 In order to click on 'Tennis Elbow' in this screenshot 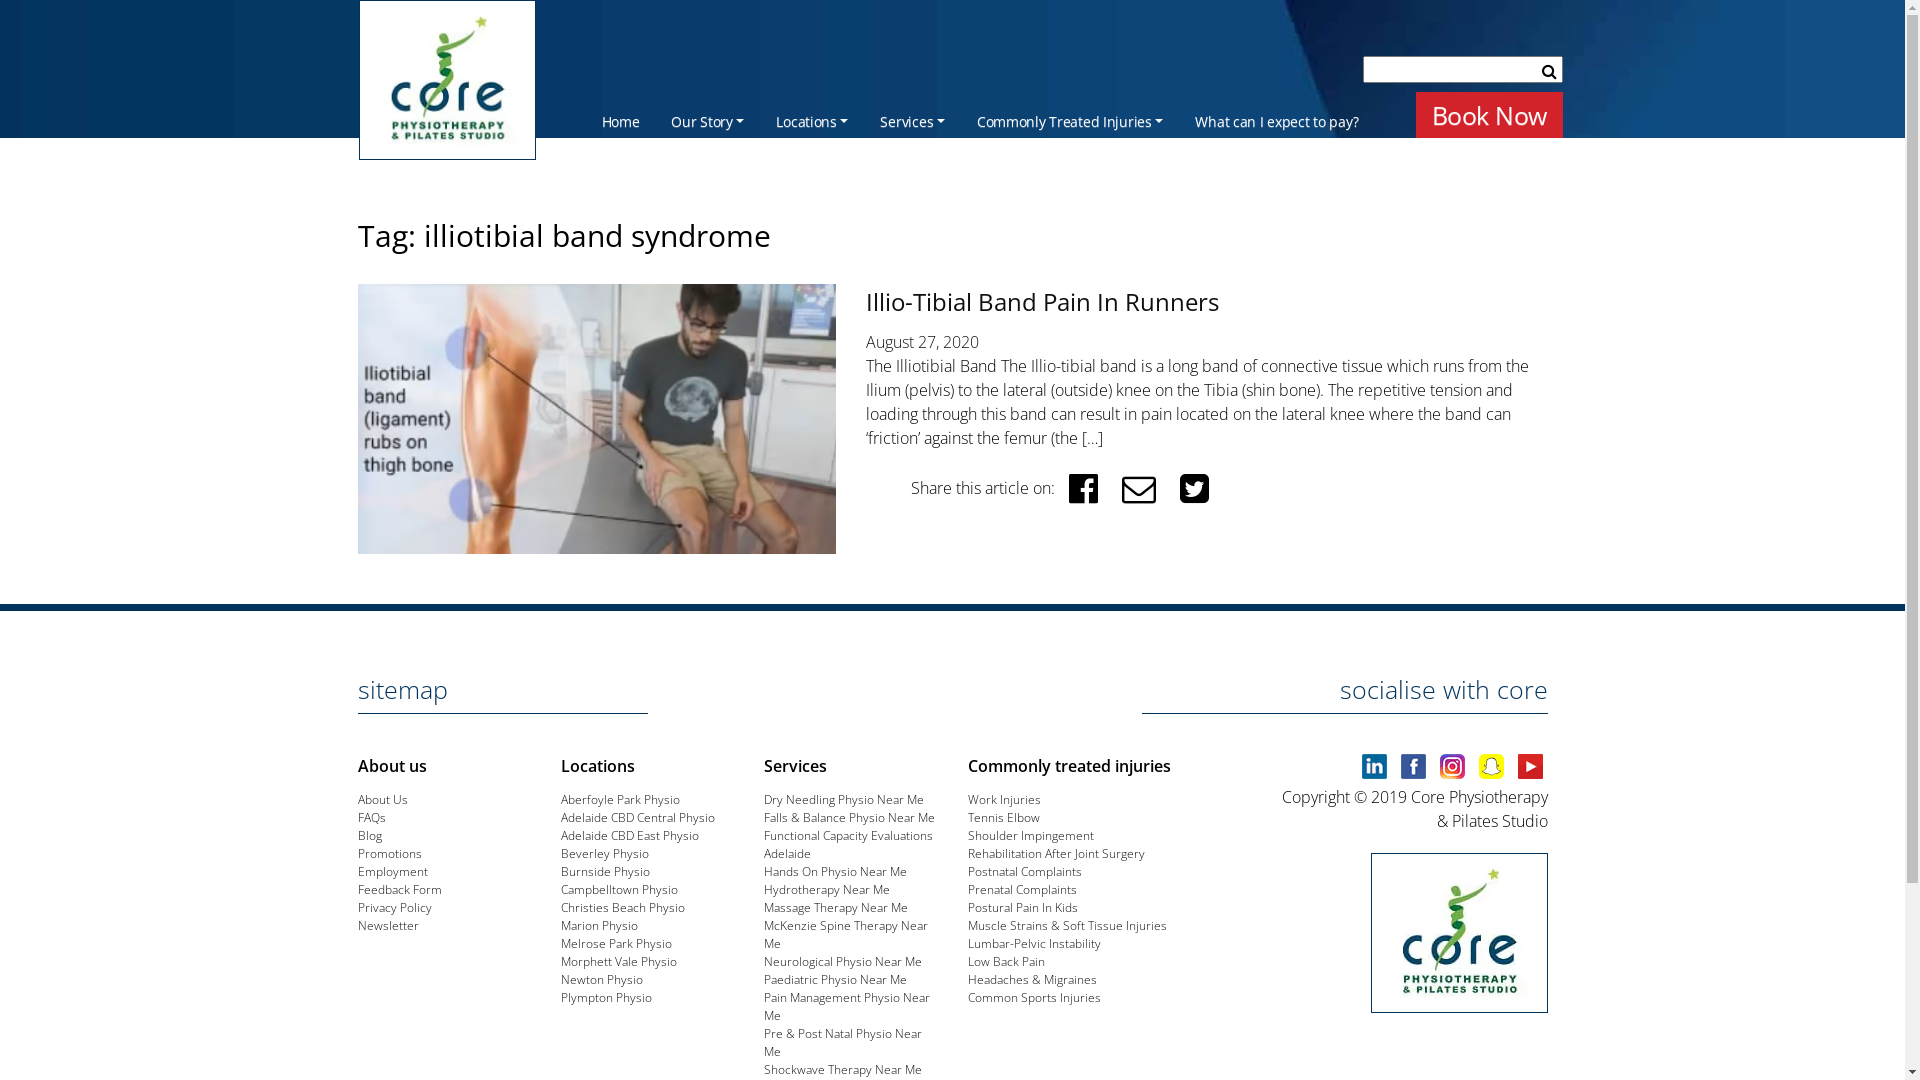, I will do `click(1003, 817)`.